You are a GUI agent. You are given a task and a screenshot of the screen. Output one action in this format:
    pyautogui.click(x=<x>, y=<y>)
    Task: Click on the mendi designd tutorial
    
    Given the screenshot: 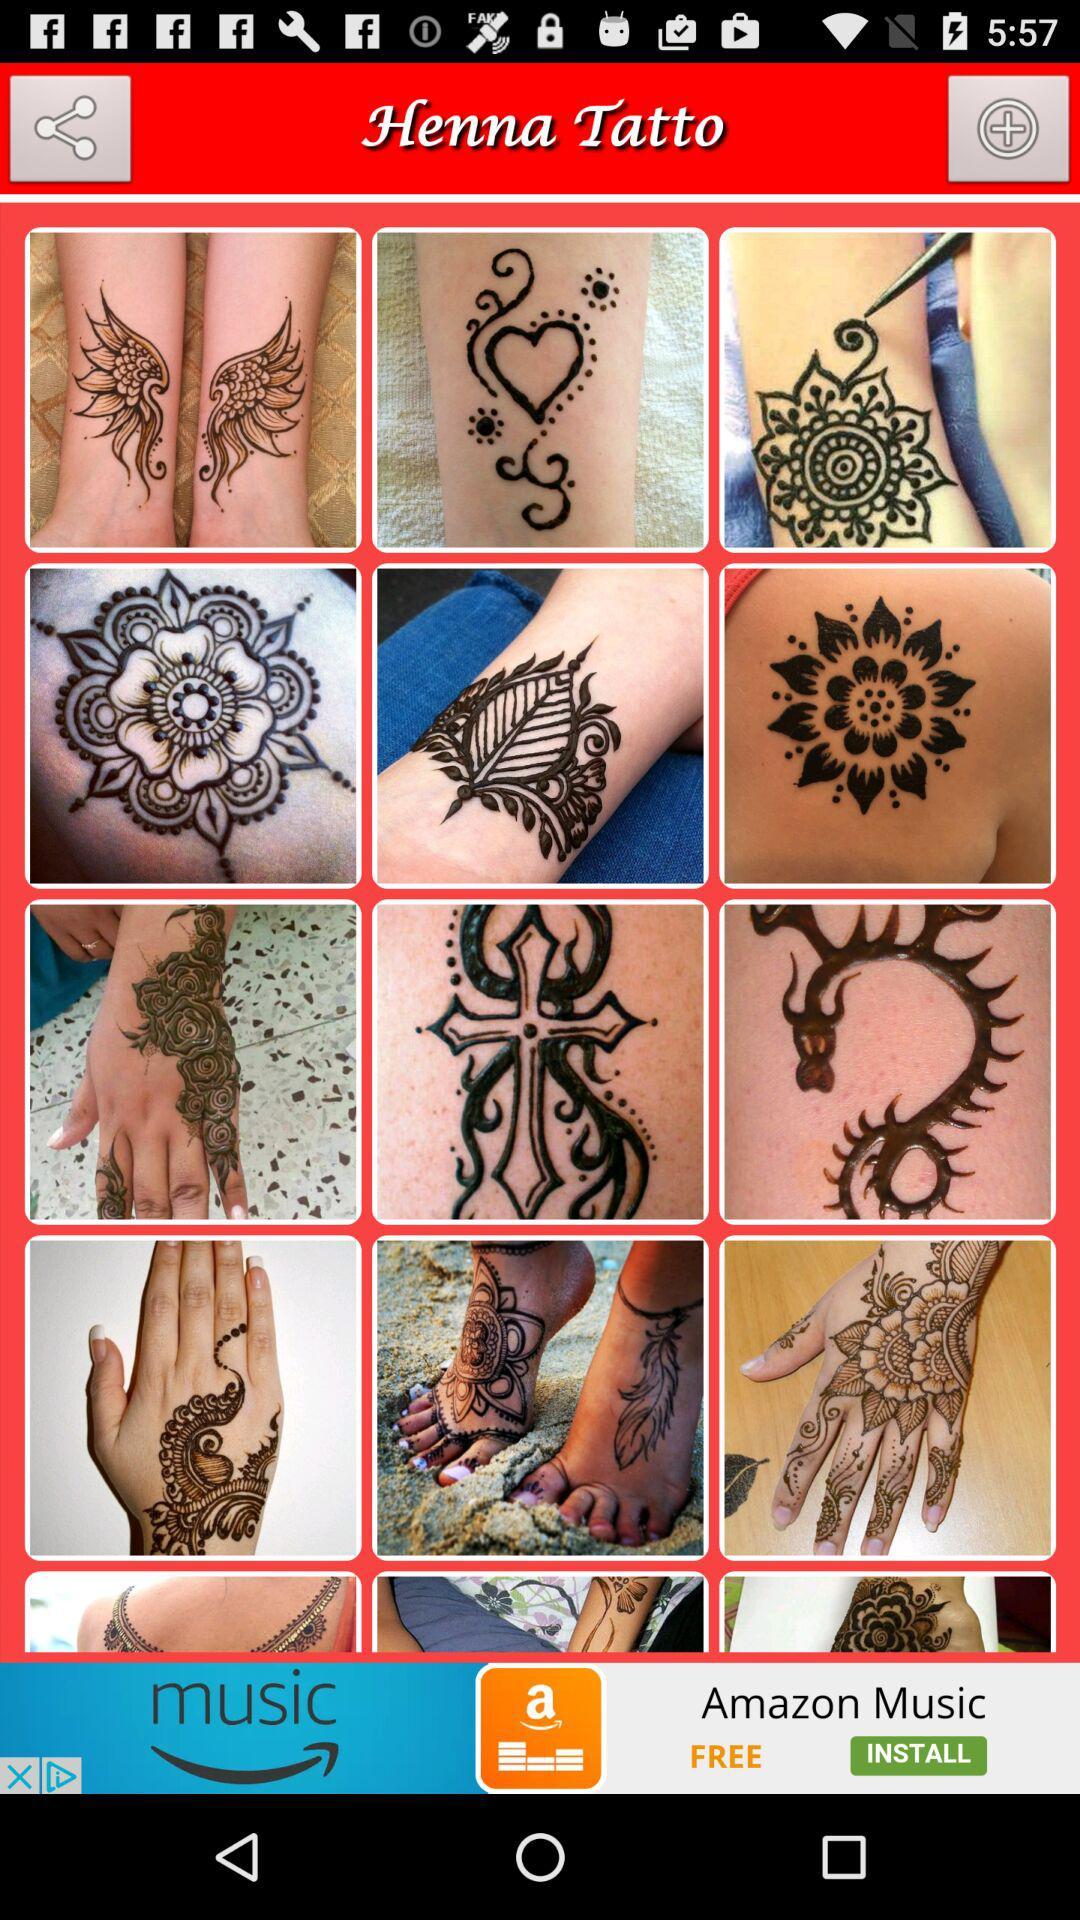 What is the action you would take?
    pyautogui.click(x=69, y=132)
    